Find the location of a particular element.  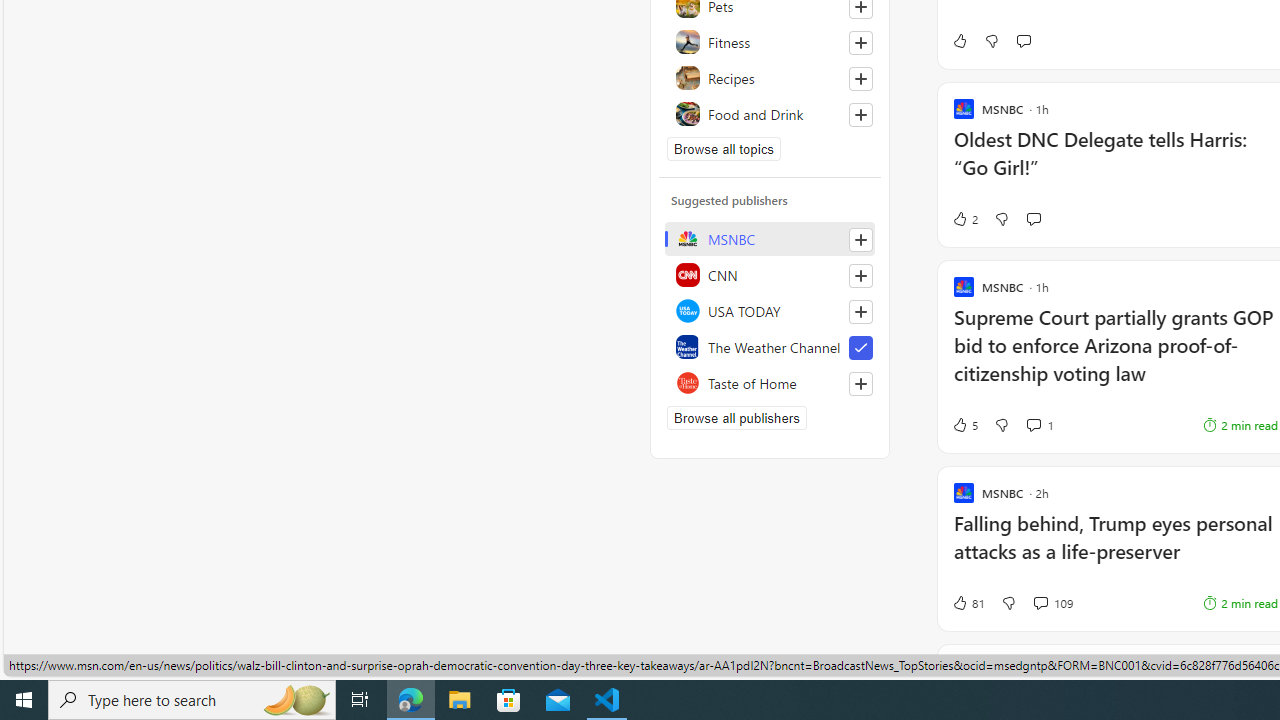

'MSNBC' is located at coordinates (769, 238).